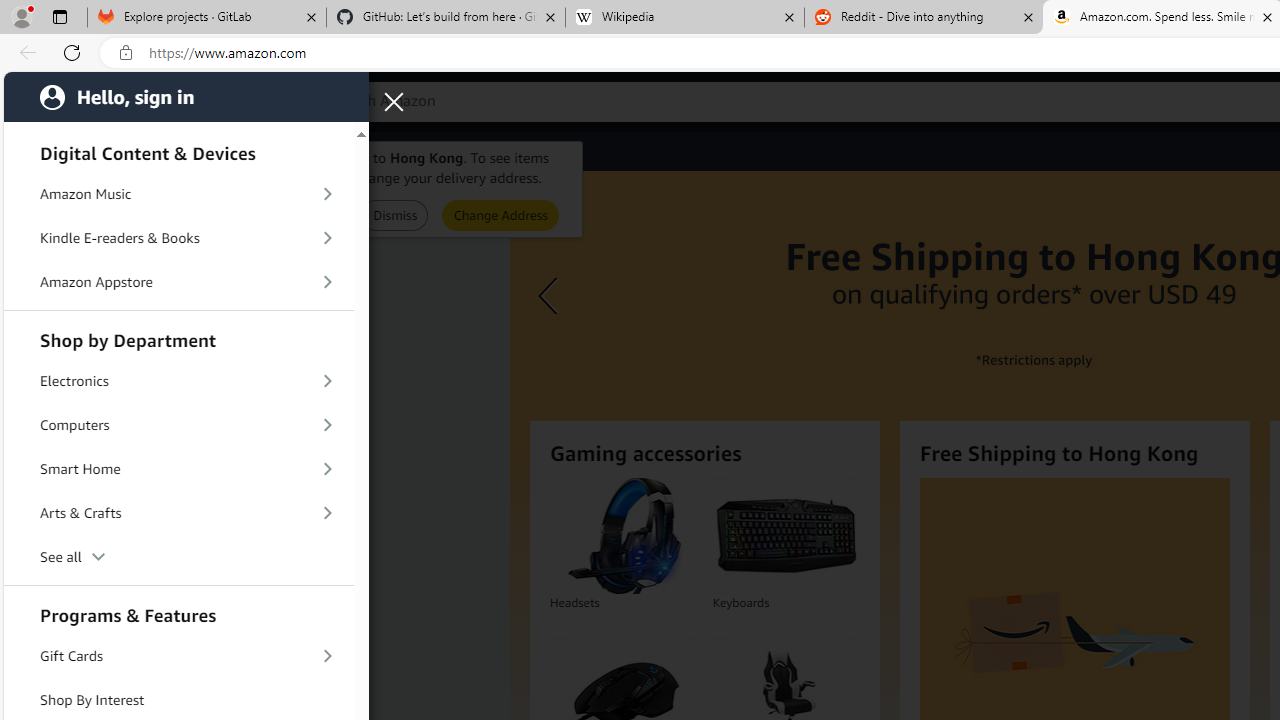 The image size is (1280, 720). What do you see at coordinates (179, 512) in the screenshot?
I see `'Arts & Crafts'` at bounding box center [179, 512].